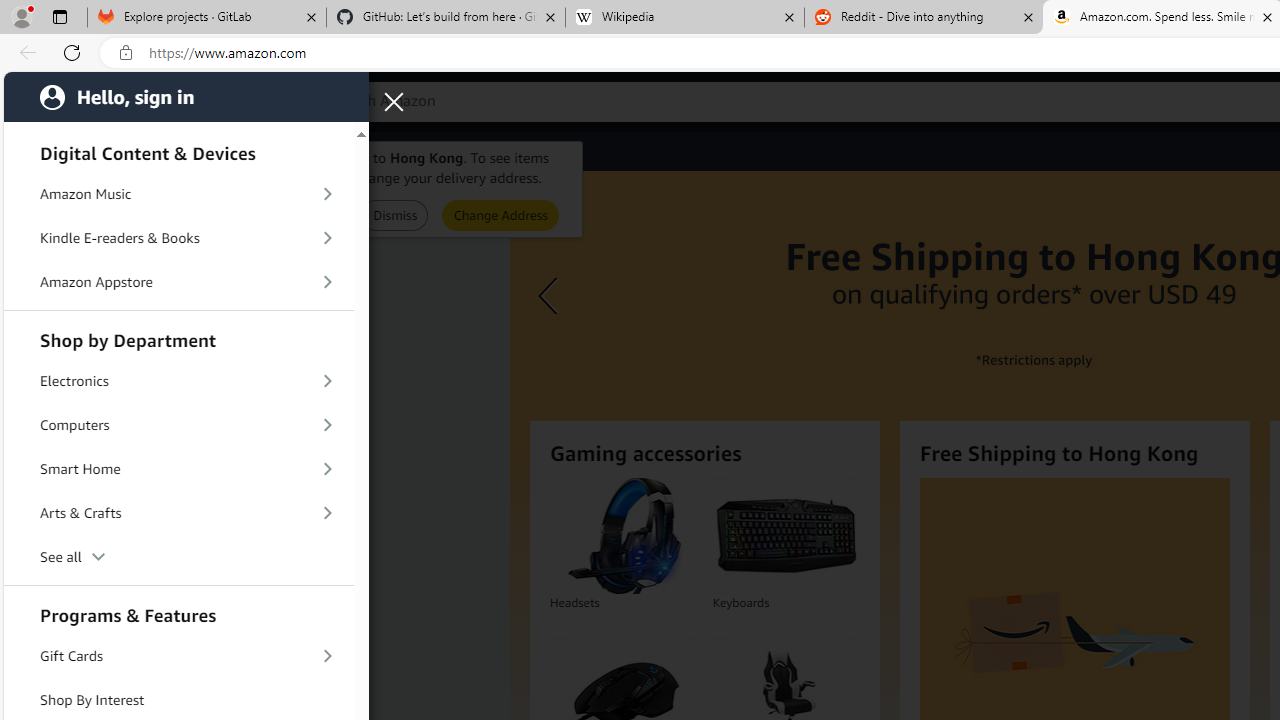 The image size is (1280, 720). What do you see at coordinates (179, 512) in the screenshot?
I see `'Arts & Crafts'` at bounding box center [179, 512].